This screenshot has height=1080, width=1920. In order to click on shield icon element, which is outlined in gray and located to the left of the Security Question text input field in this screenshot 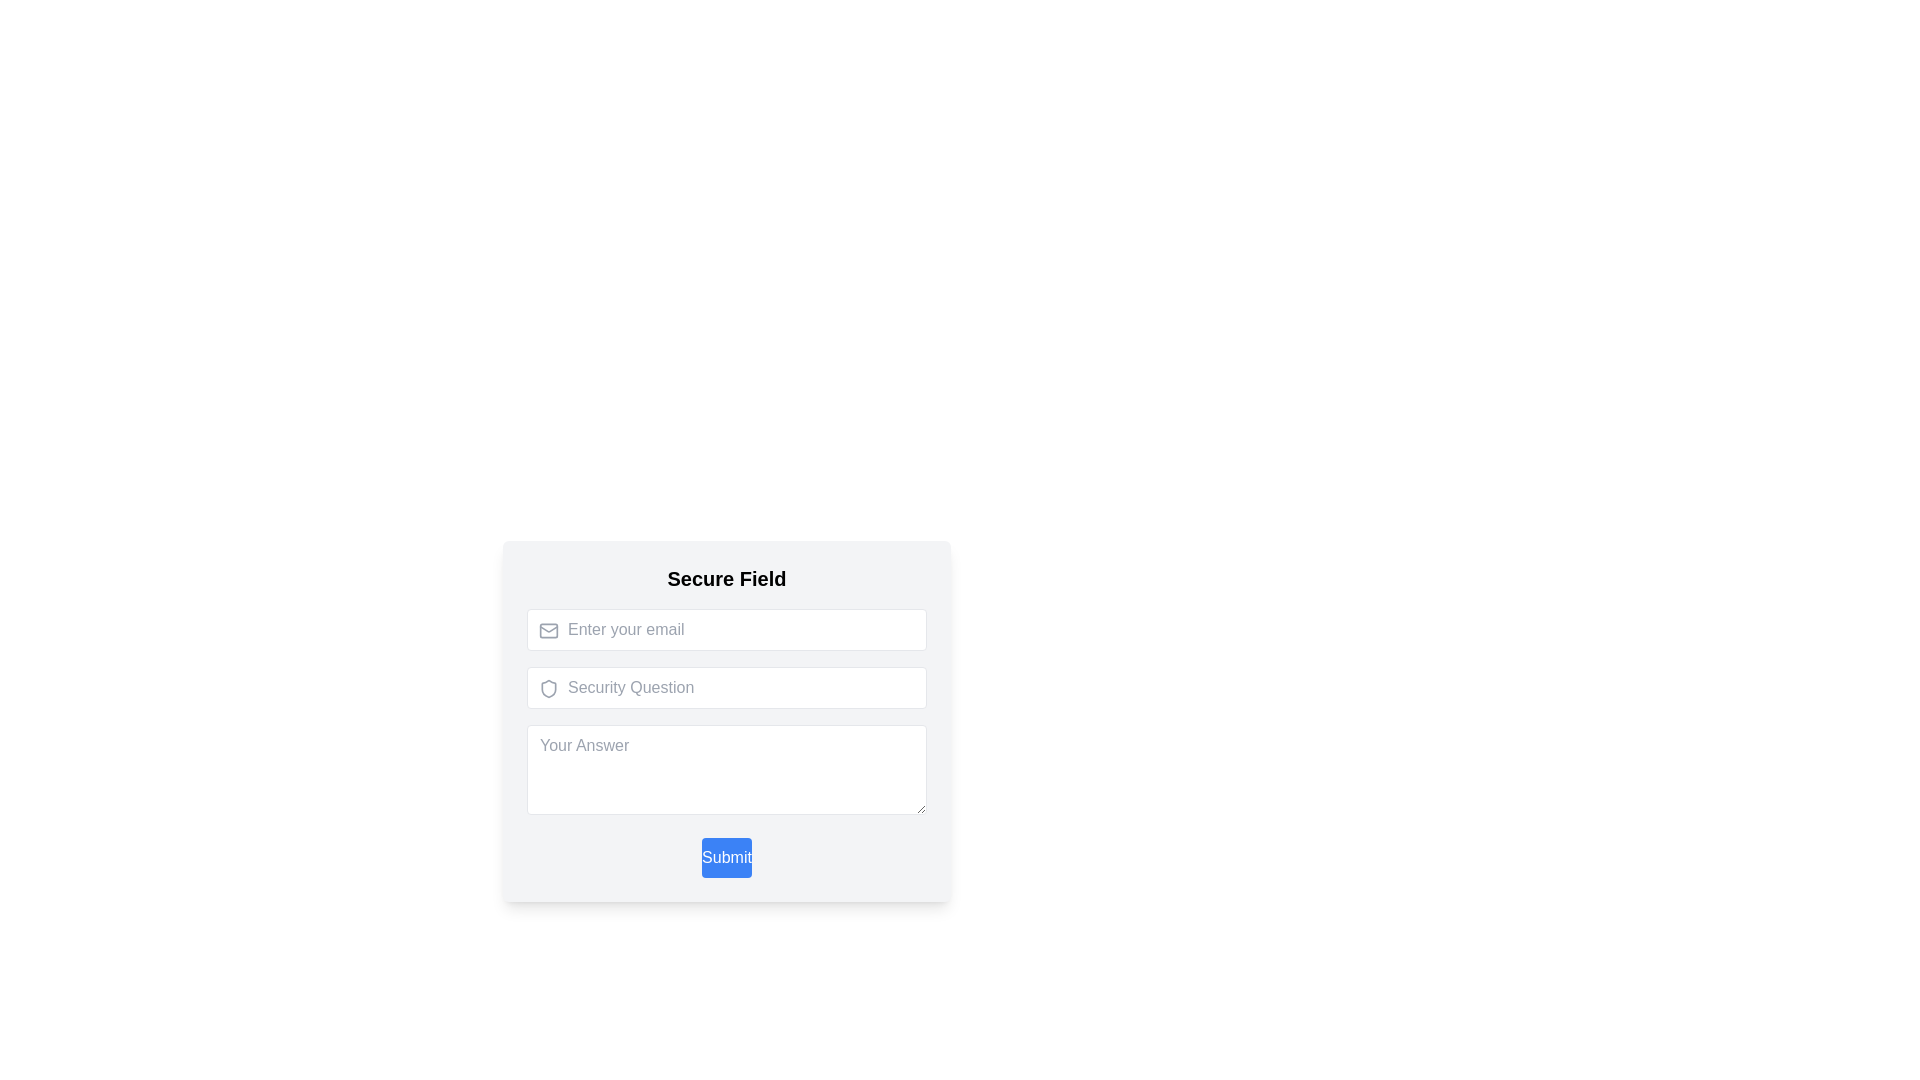, I will do `click(548, 688)`.